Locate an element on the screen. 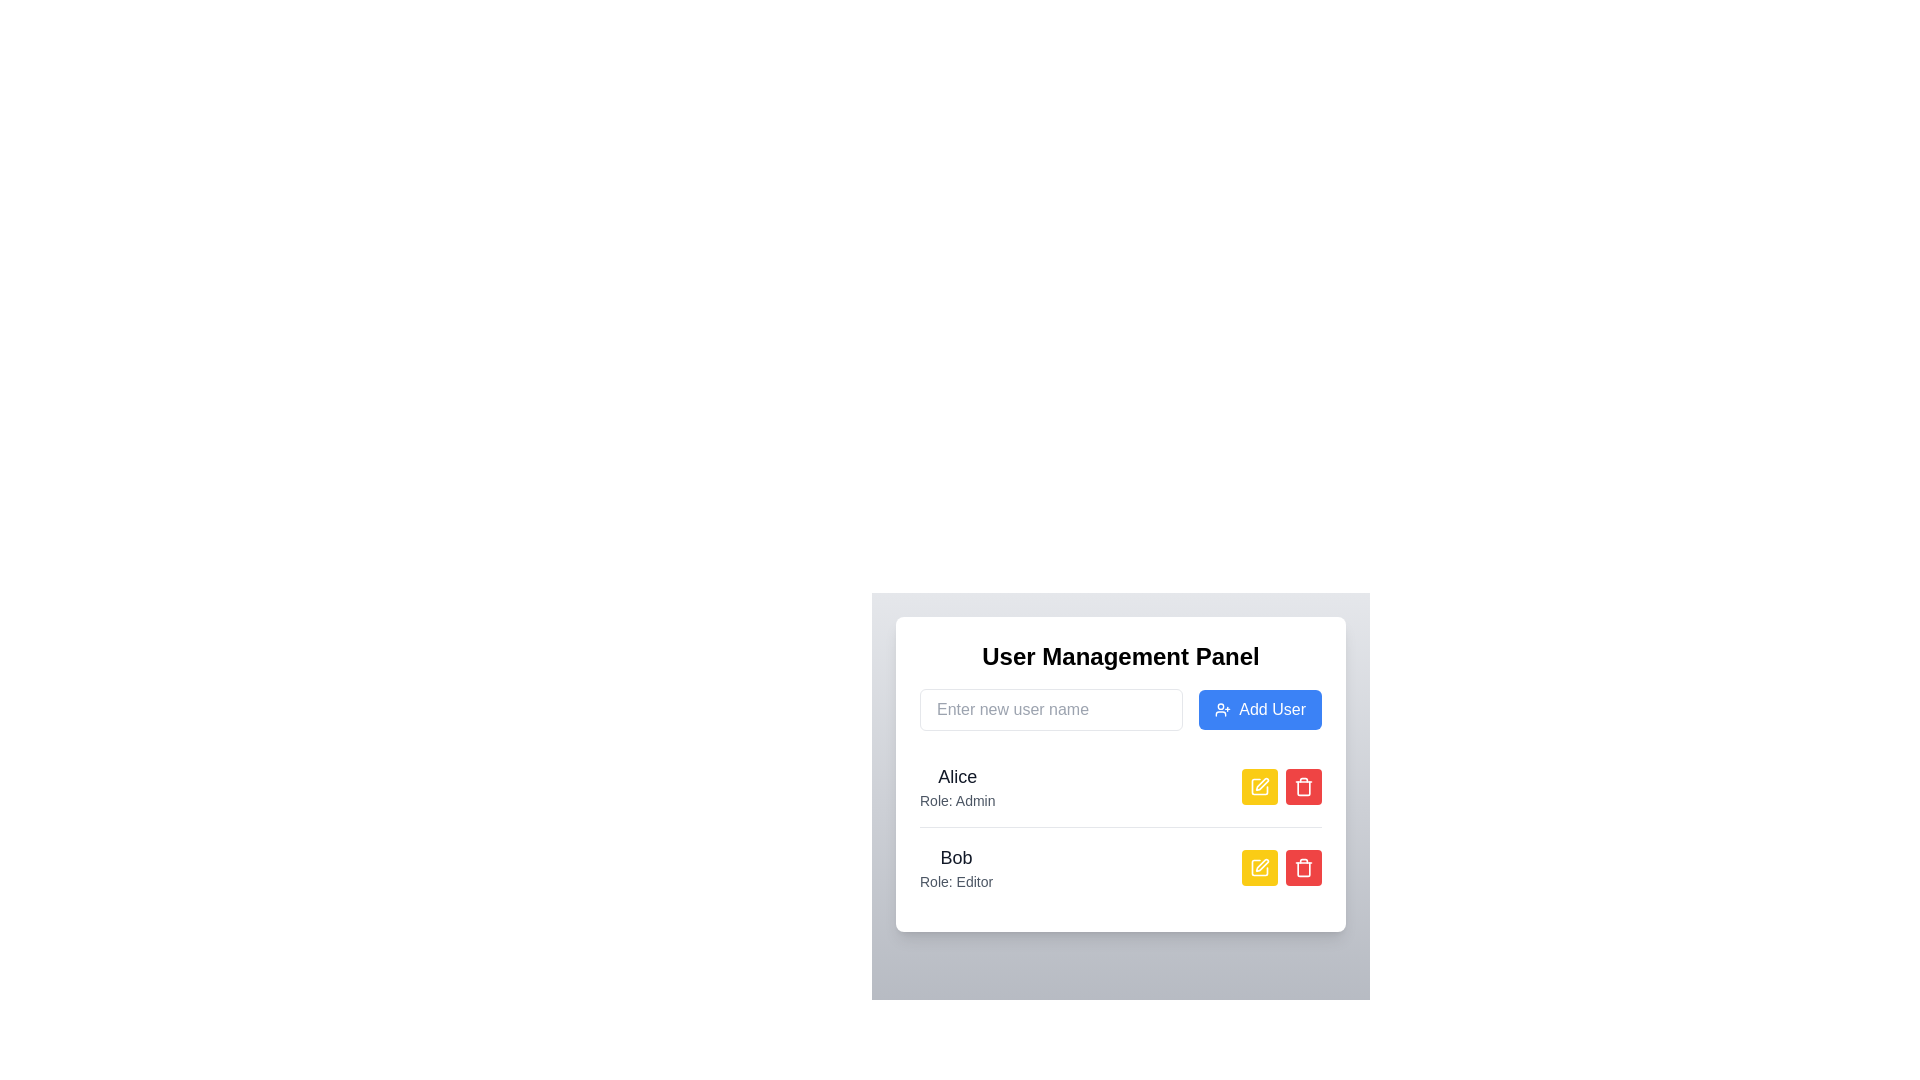 This screenshot has height=1080, width=1920. the small pen outline icon within a yellow rounded square, located in the second row of user entries for 'Bob: Role - Editor.' is located at coordinates (1258, 866).